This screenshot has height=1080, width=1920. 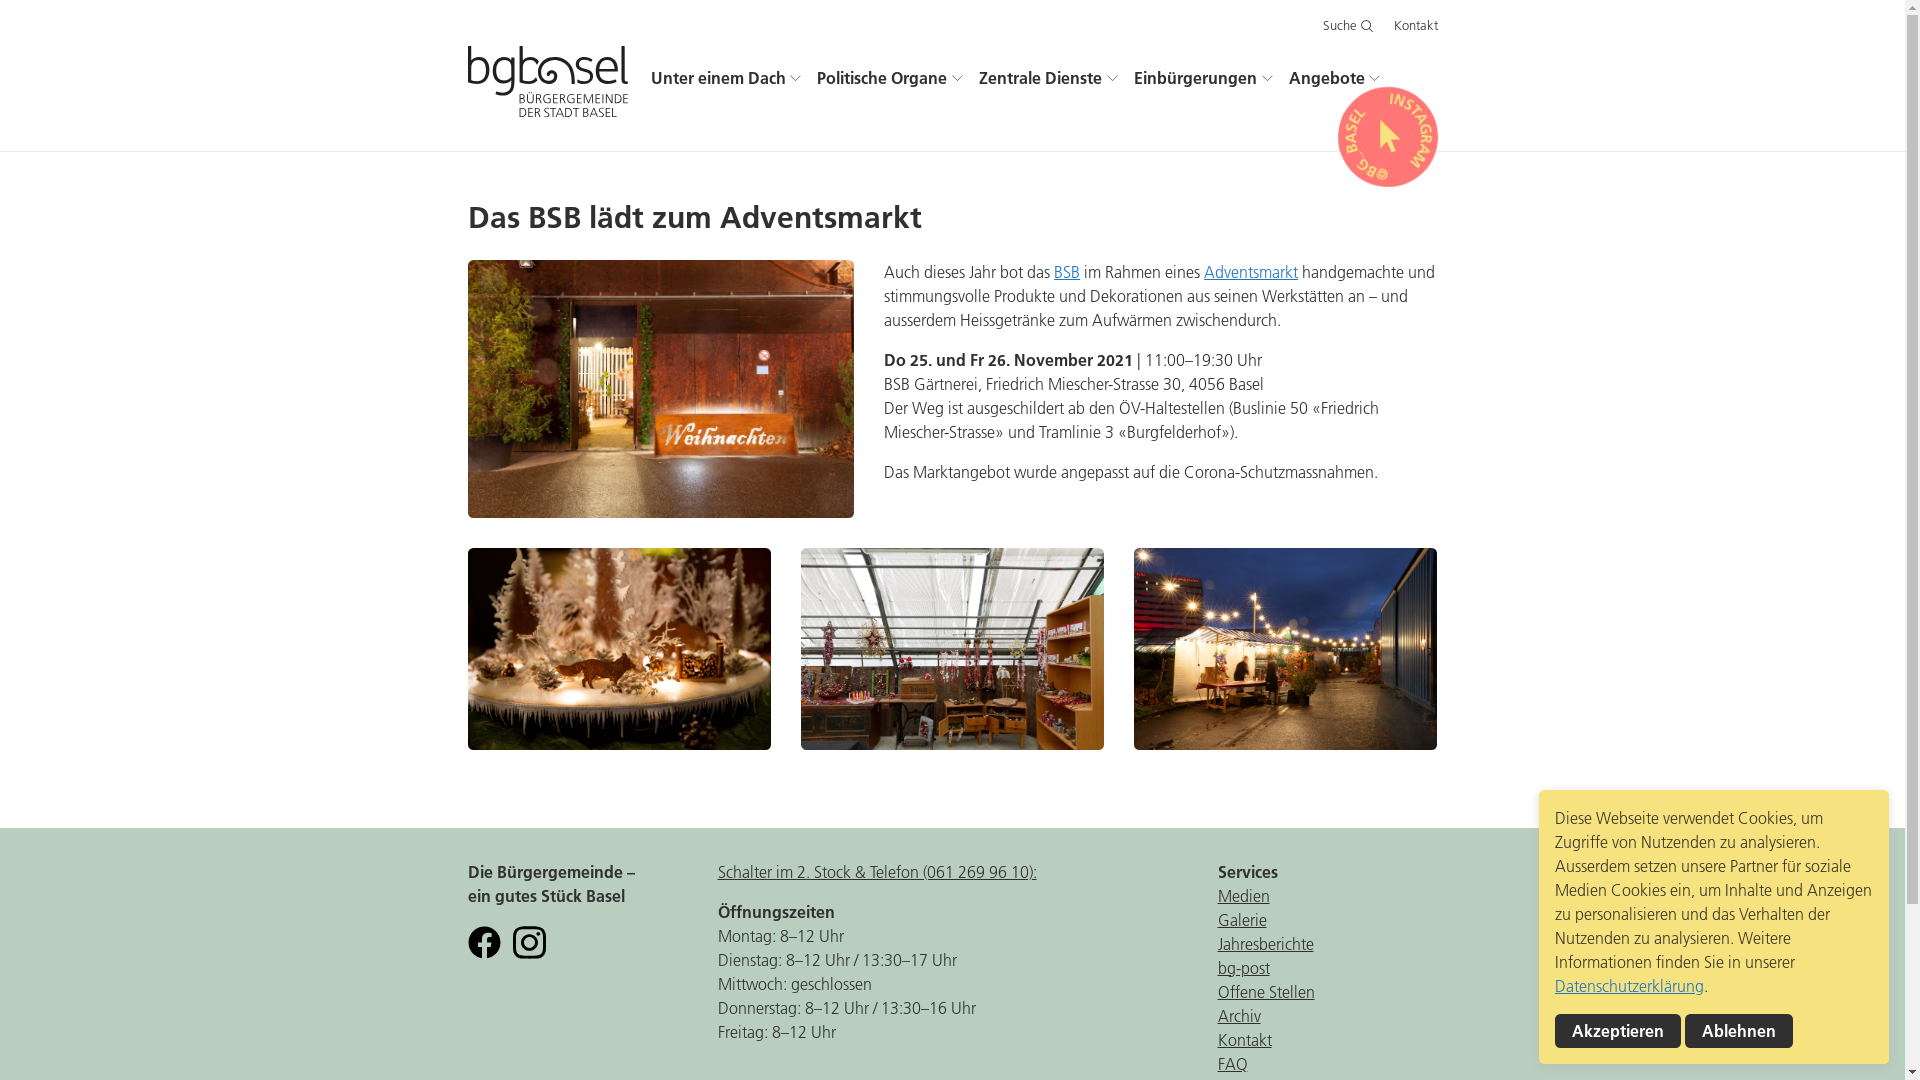 I want to click on 'Unter einem Dach', so click(x=724, y=77).